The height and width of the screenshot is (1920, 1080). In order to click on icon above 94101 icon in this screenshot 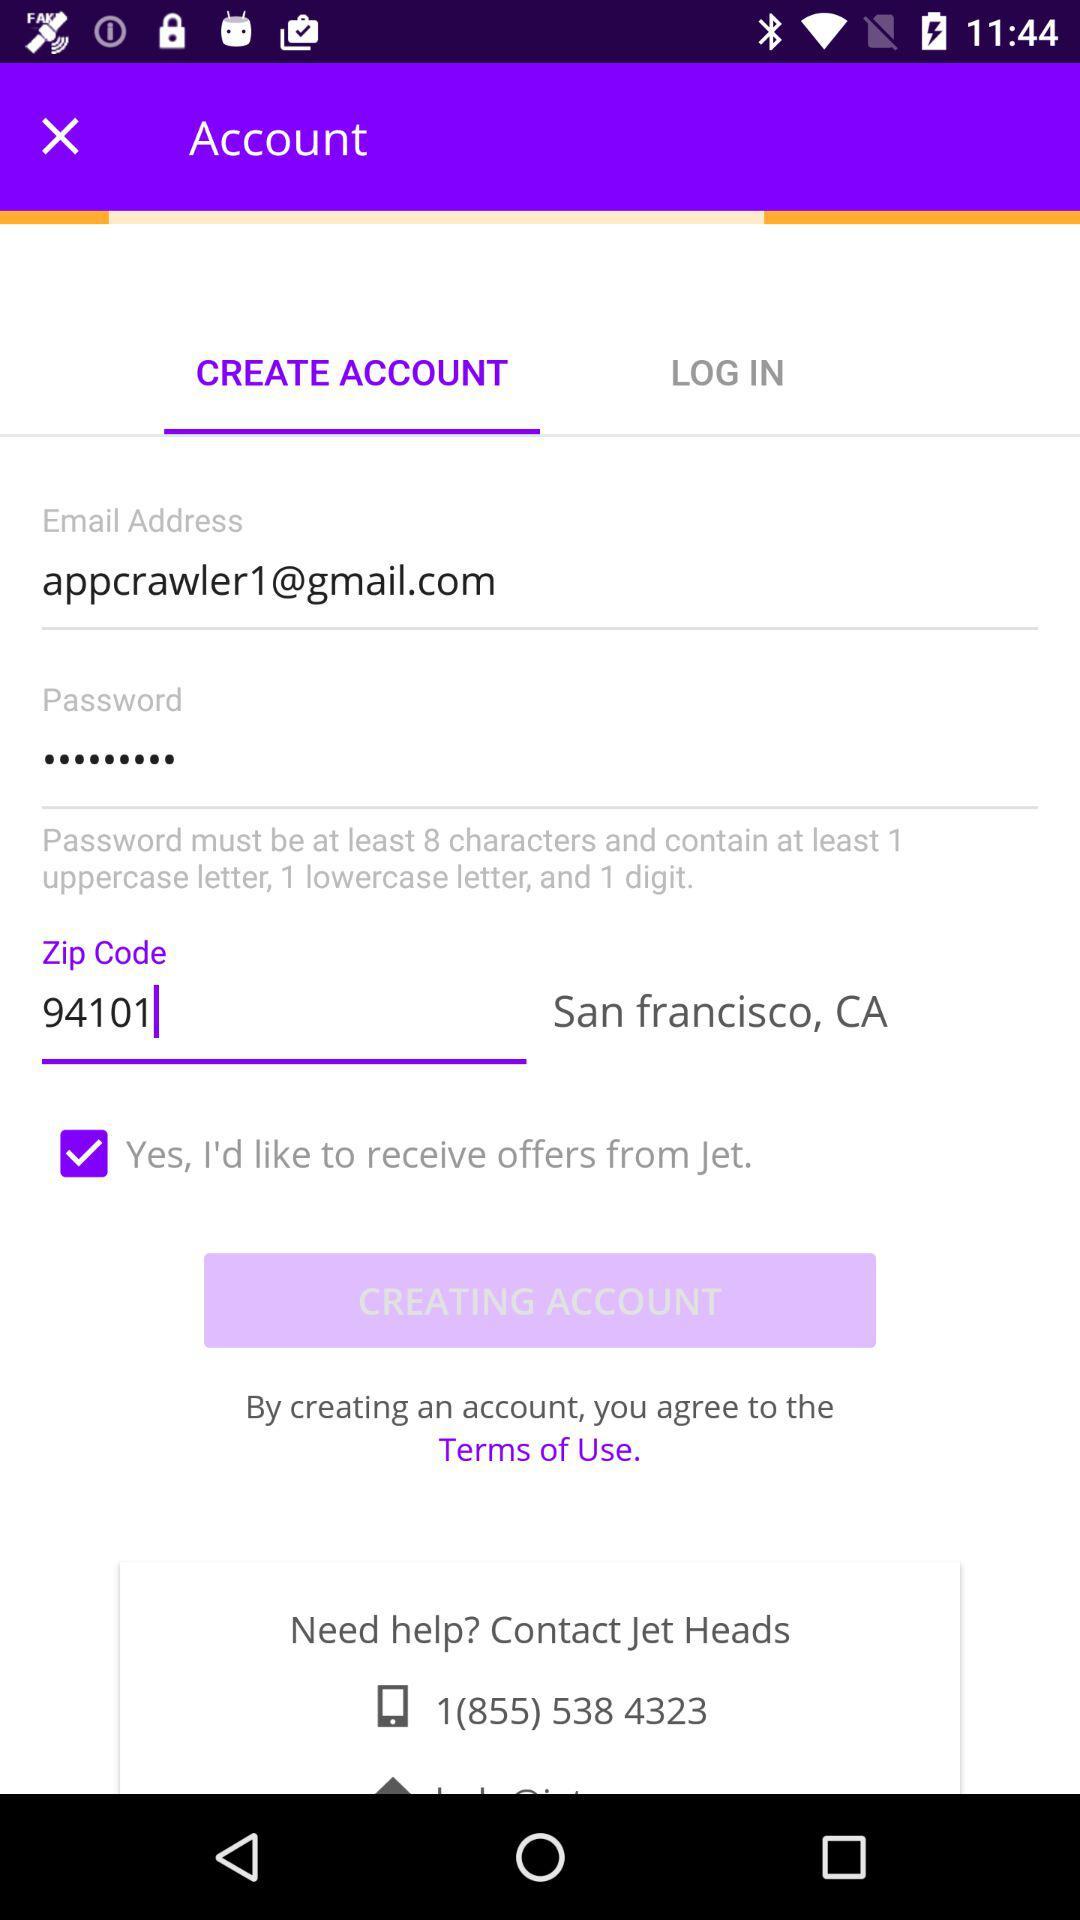, I will do `click(540, 789)`.